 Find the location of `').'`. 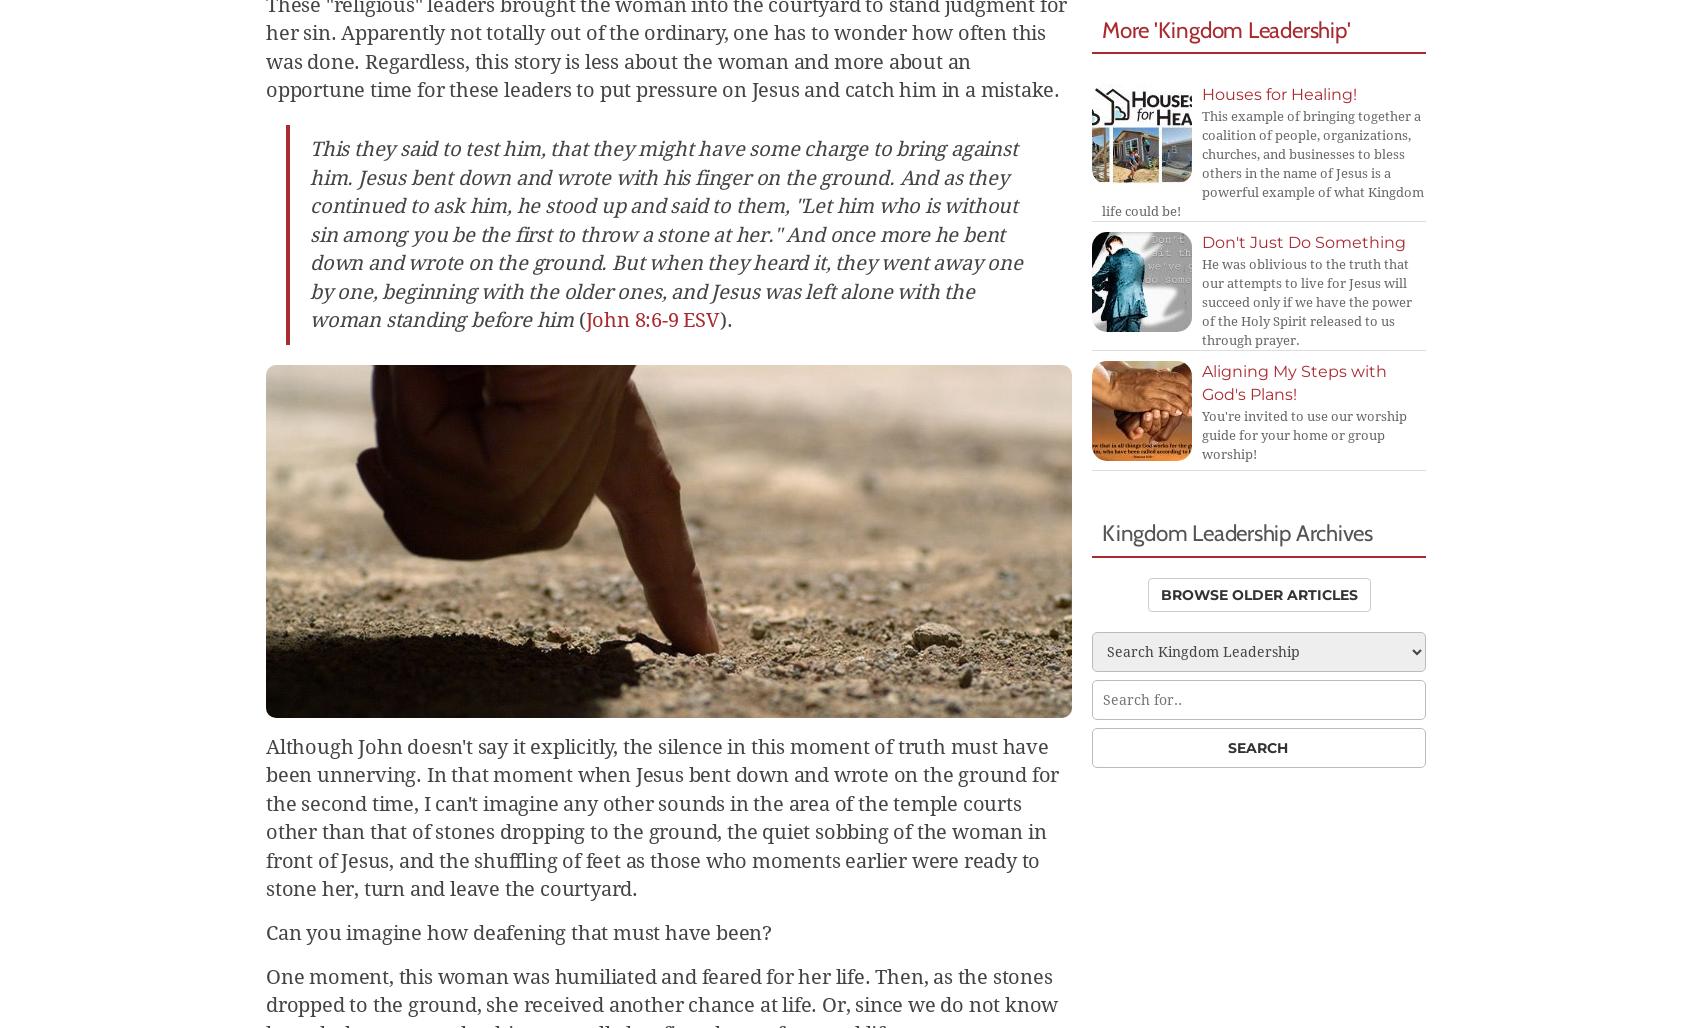

').' is located at coordinates (724, 320).